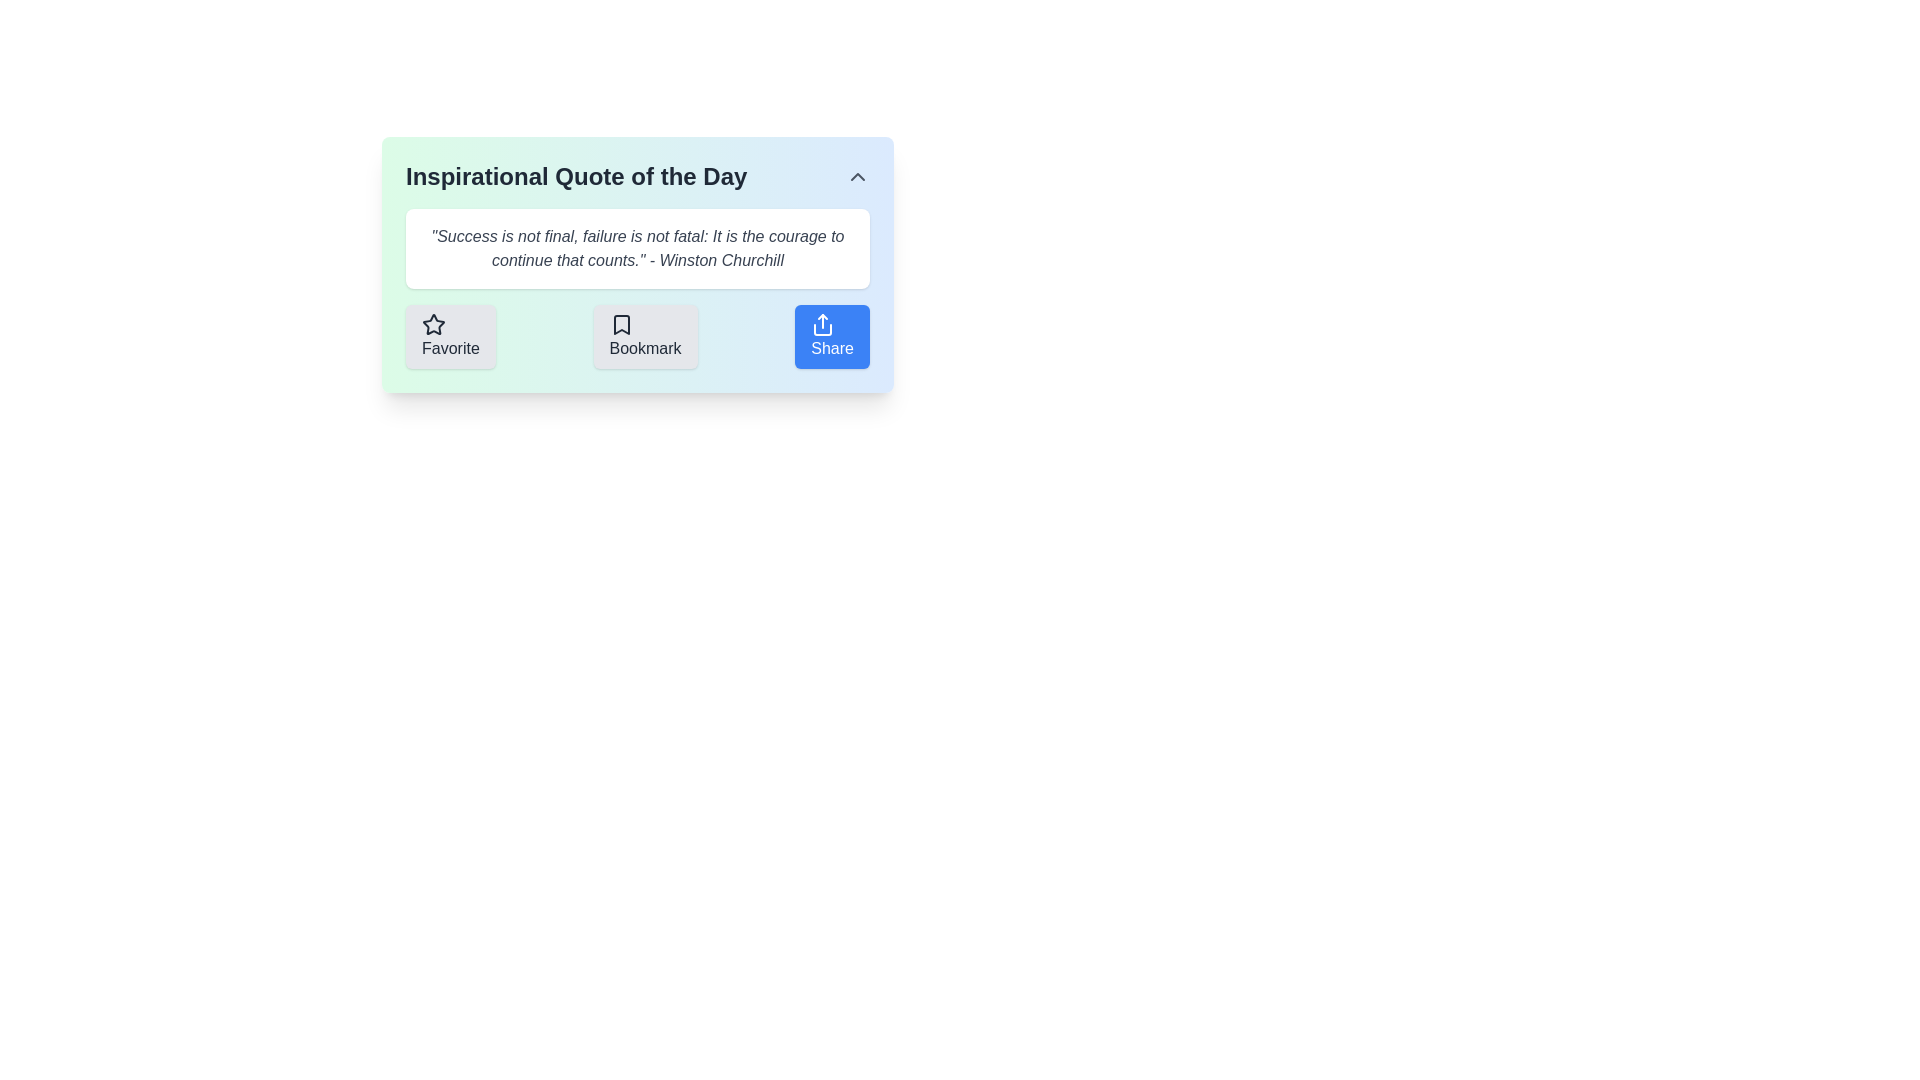 The image size is (1920, 1080). Describe the element at coordinates (637, 335) in the screenshot. I see `the 'Bookmark' button, which is the second button in a row of functional buttons near the bottom of the card containing a quote` at that location.